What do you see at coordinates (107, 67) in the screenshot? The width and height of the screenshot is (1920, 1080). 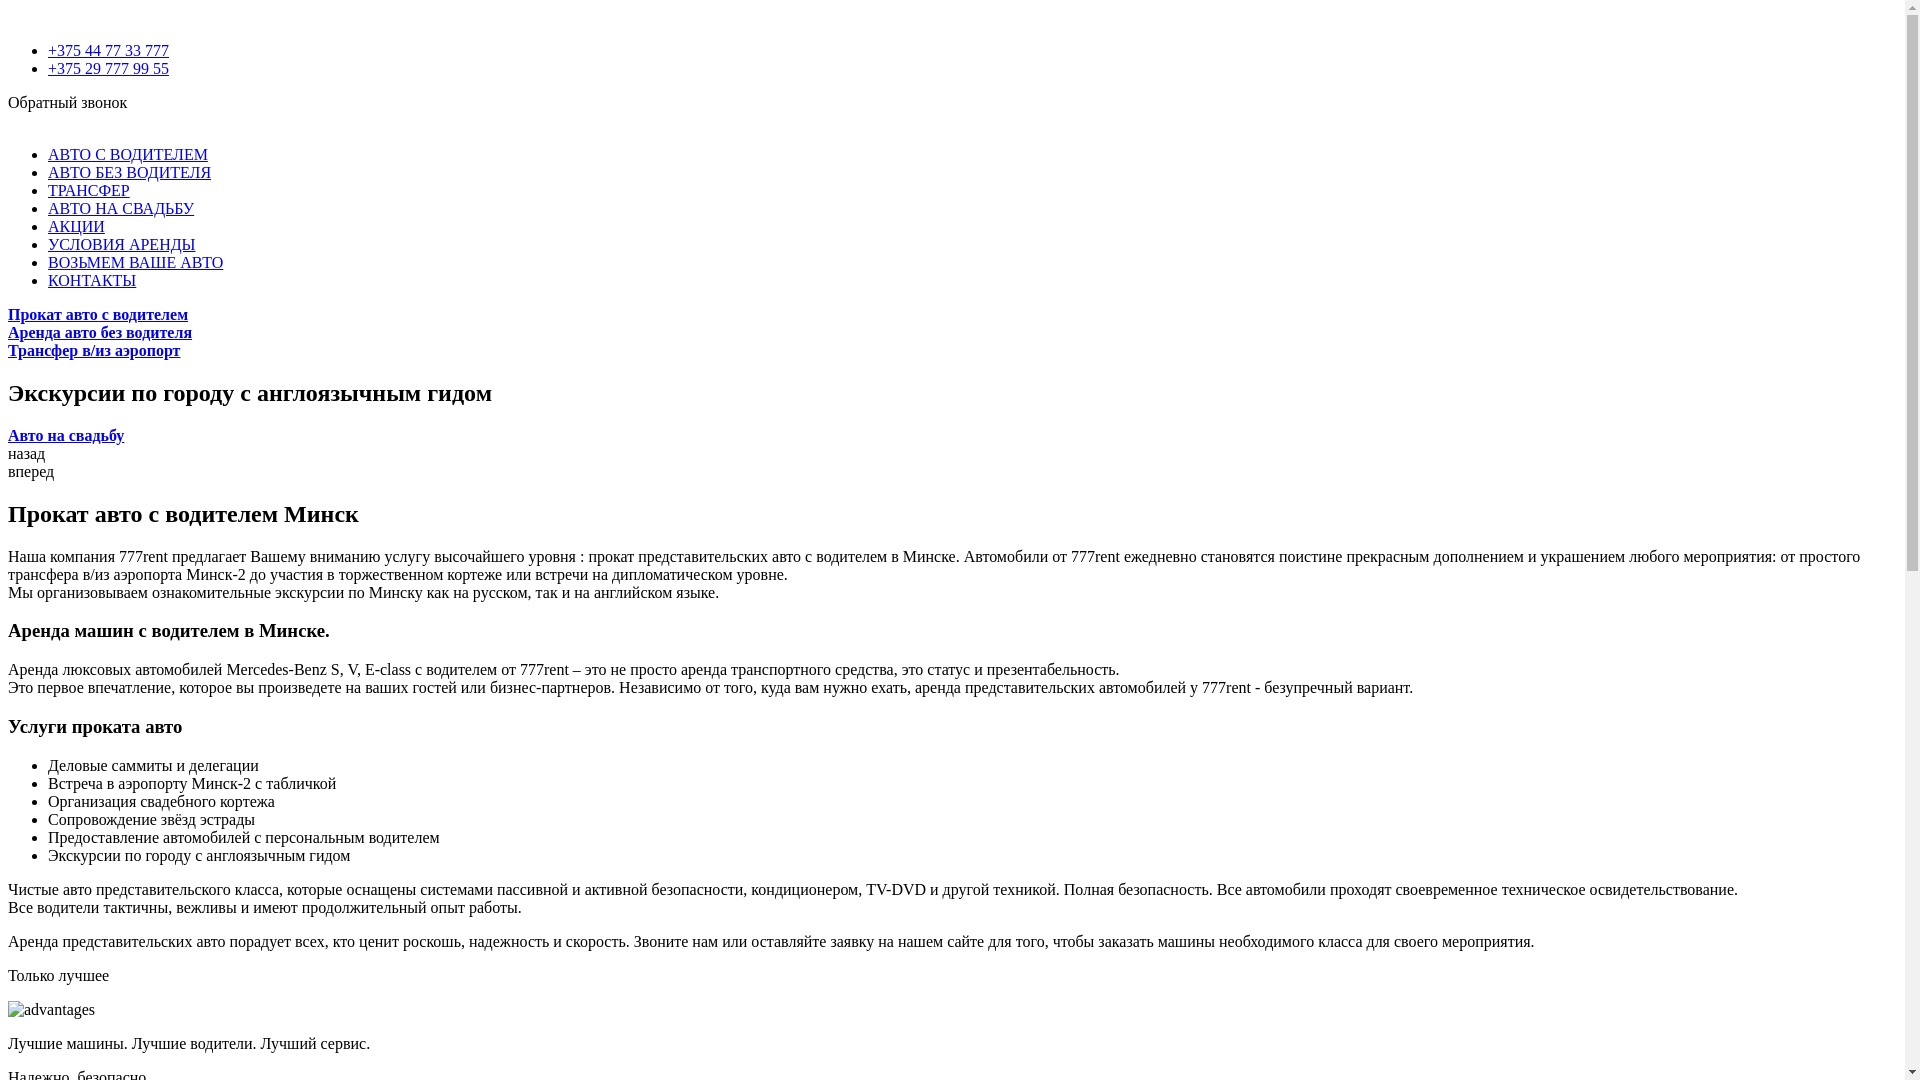 I see `'+375 29 777 99 55'` at bounding box center [107, 67].